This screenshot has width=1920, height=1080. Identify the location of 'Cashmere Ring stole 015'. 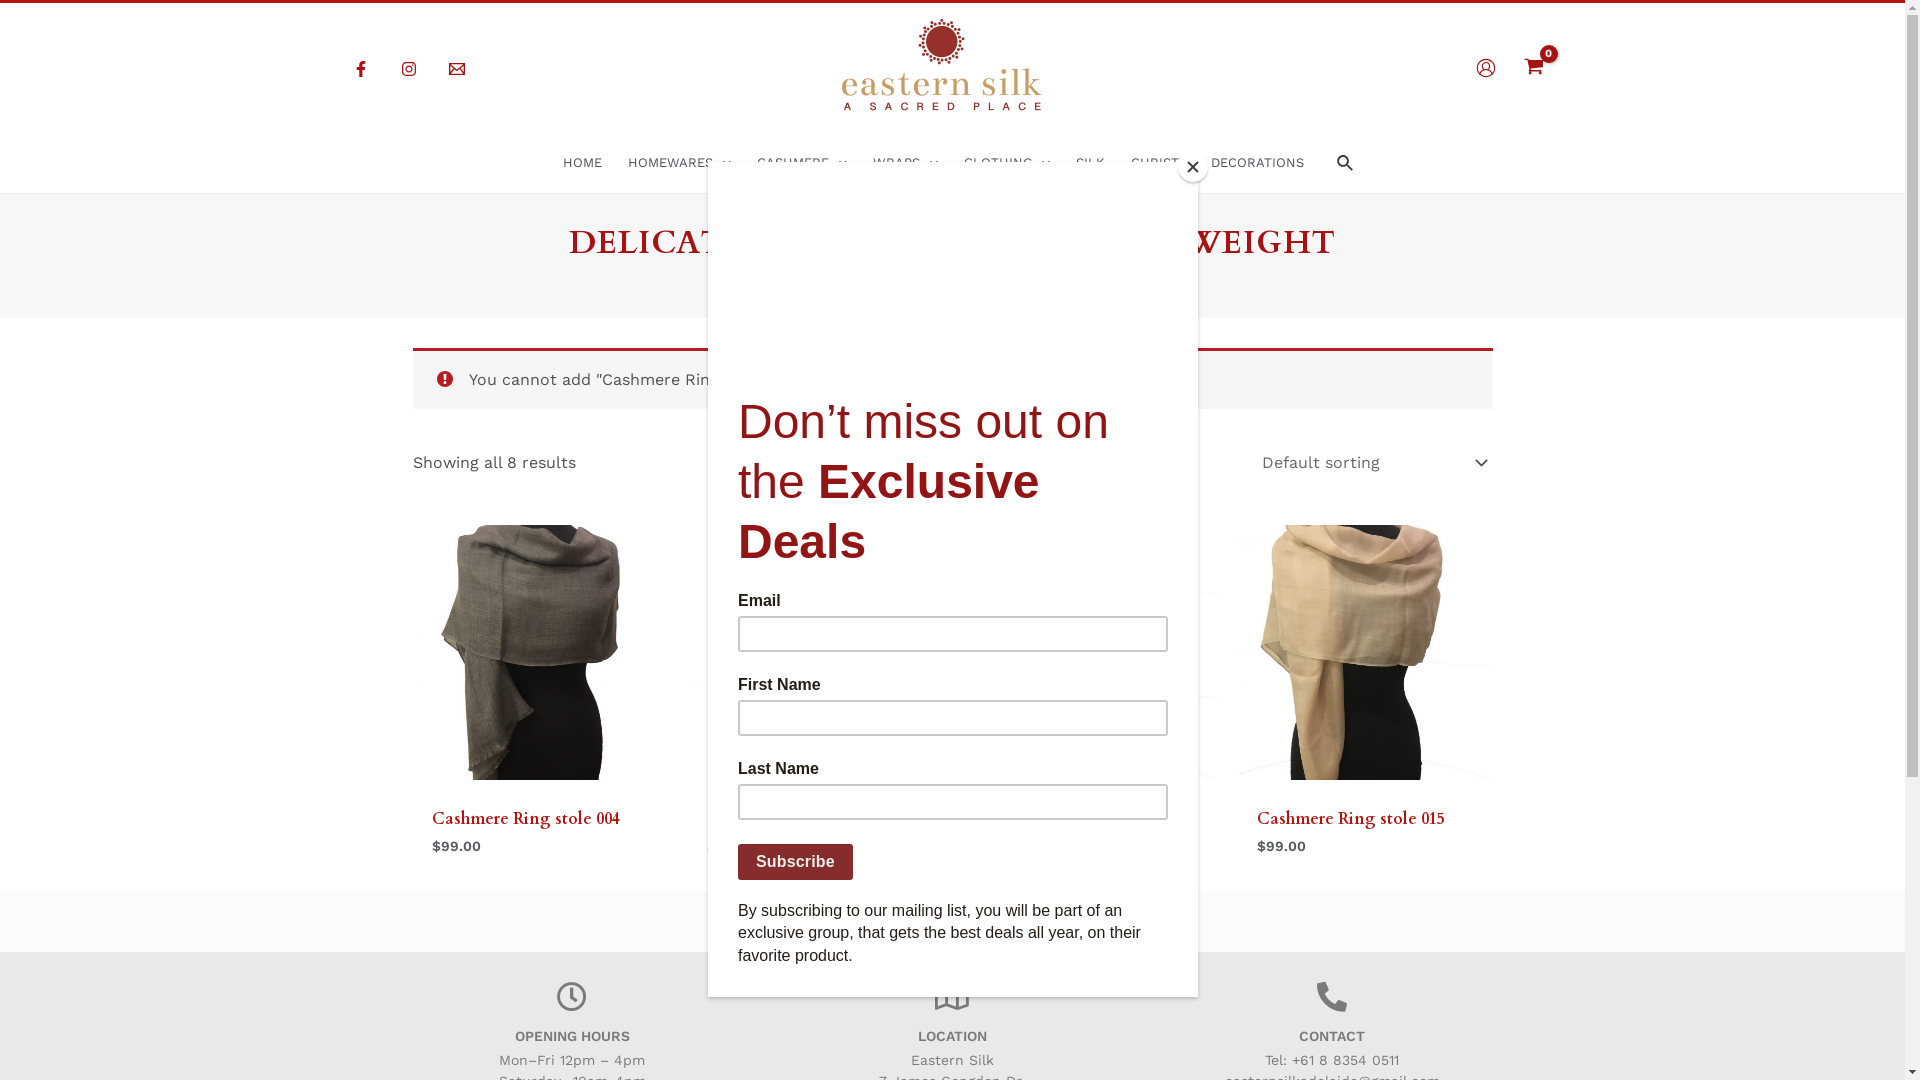
(1350, 823).